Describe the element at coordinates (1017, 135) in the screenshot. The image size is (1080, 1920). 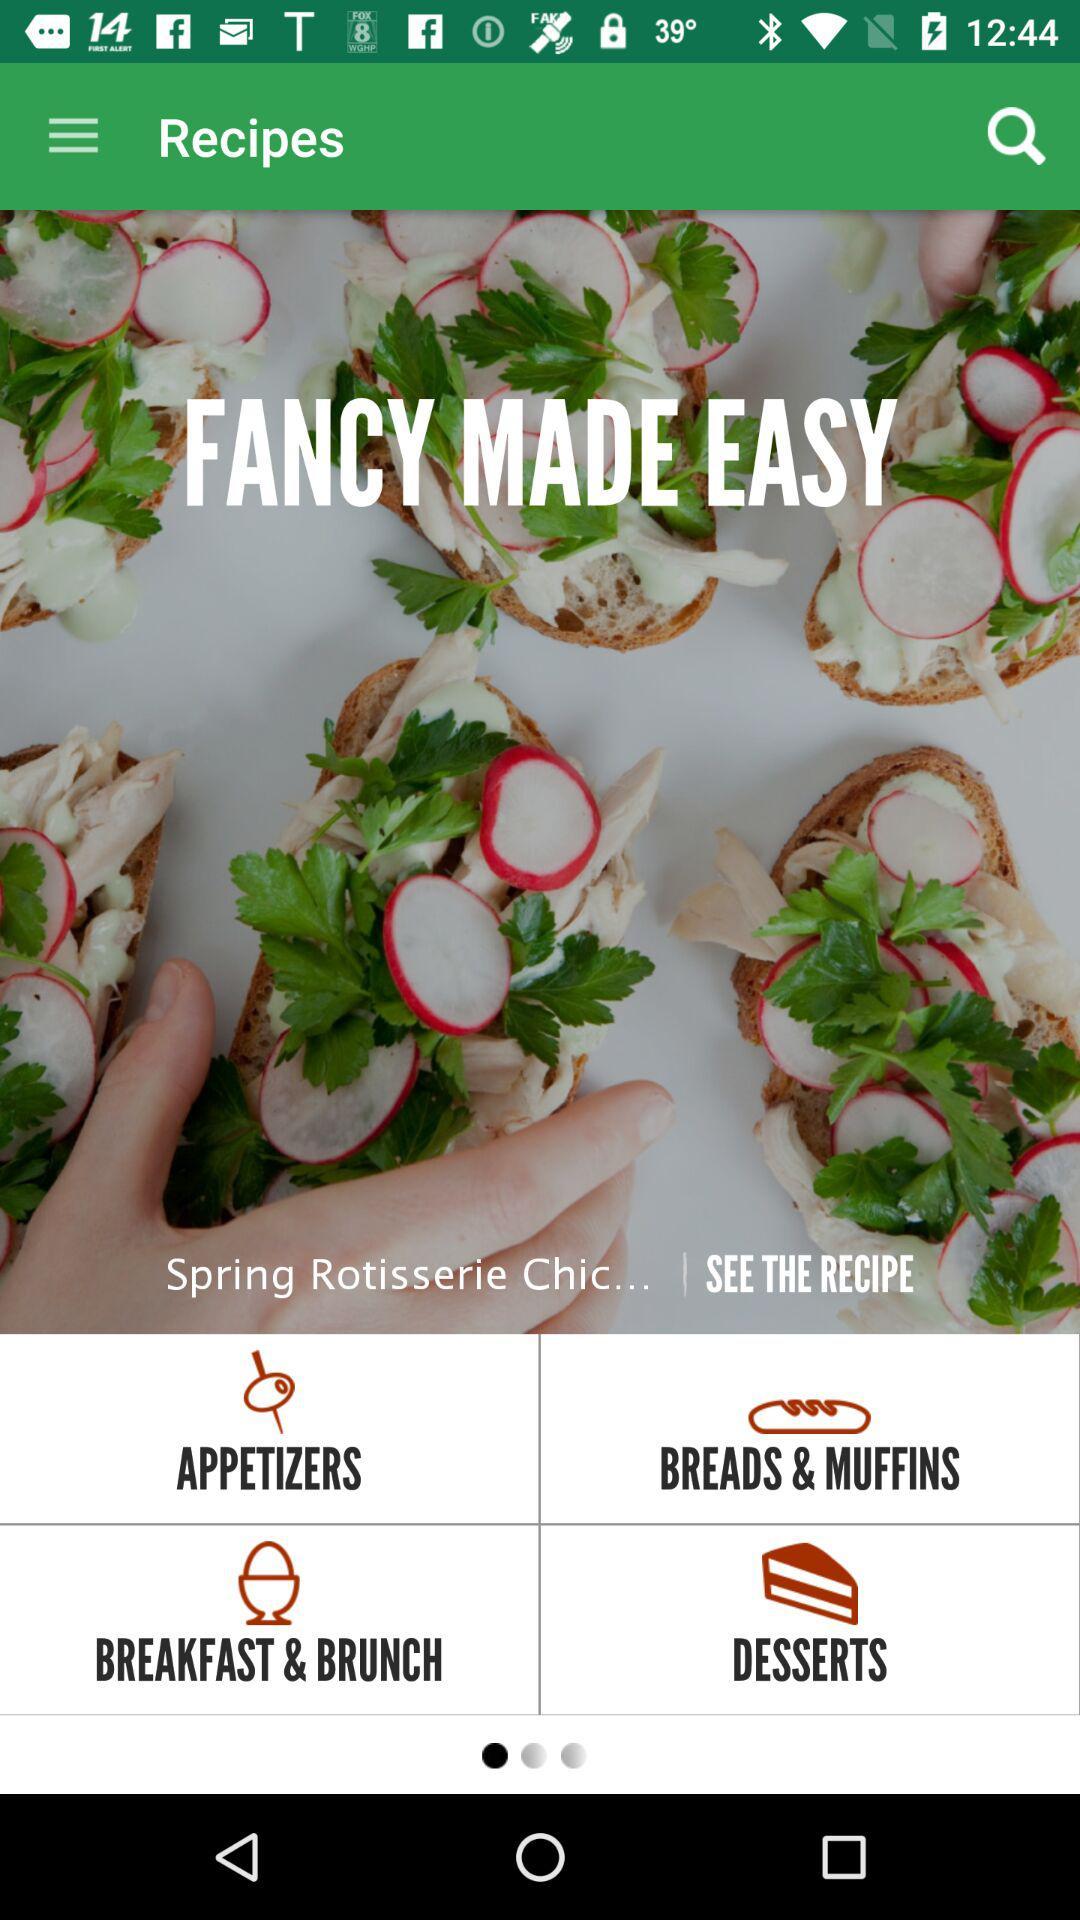
I see `the item to the right of the recipes app` at that location.